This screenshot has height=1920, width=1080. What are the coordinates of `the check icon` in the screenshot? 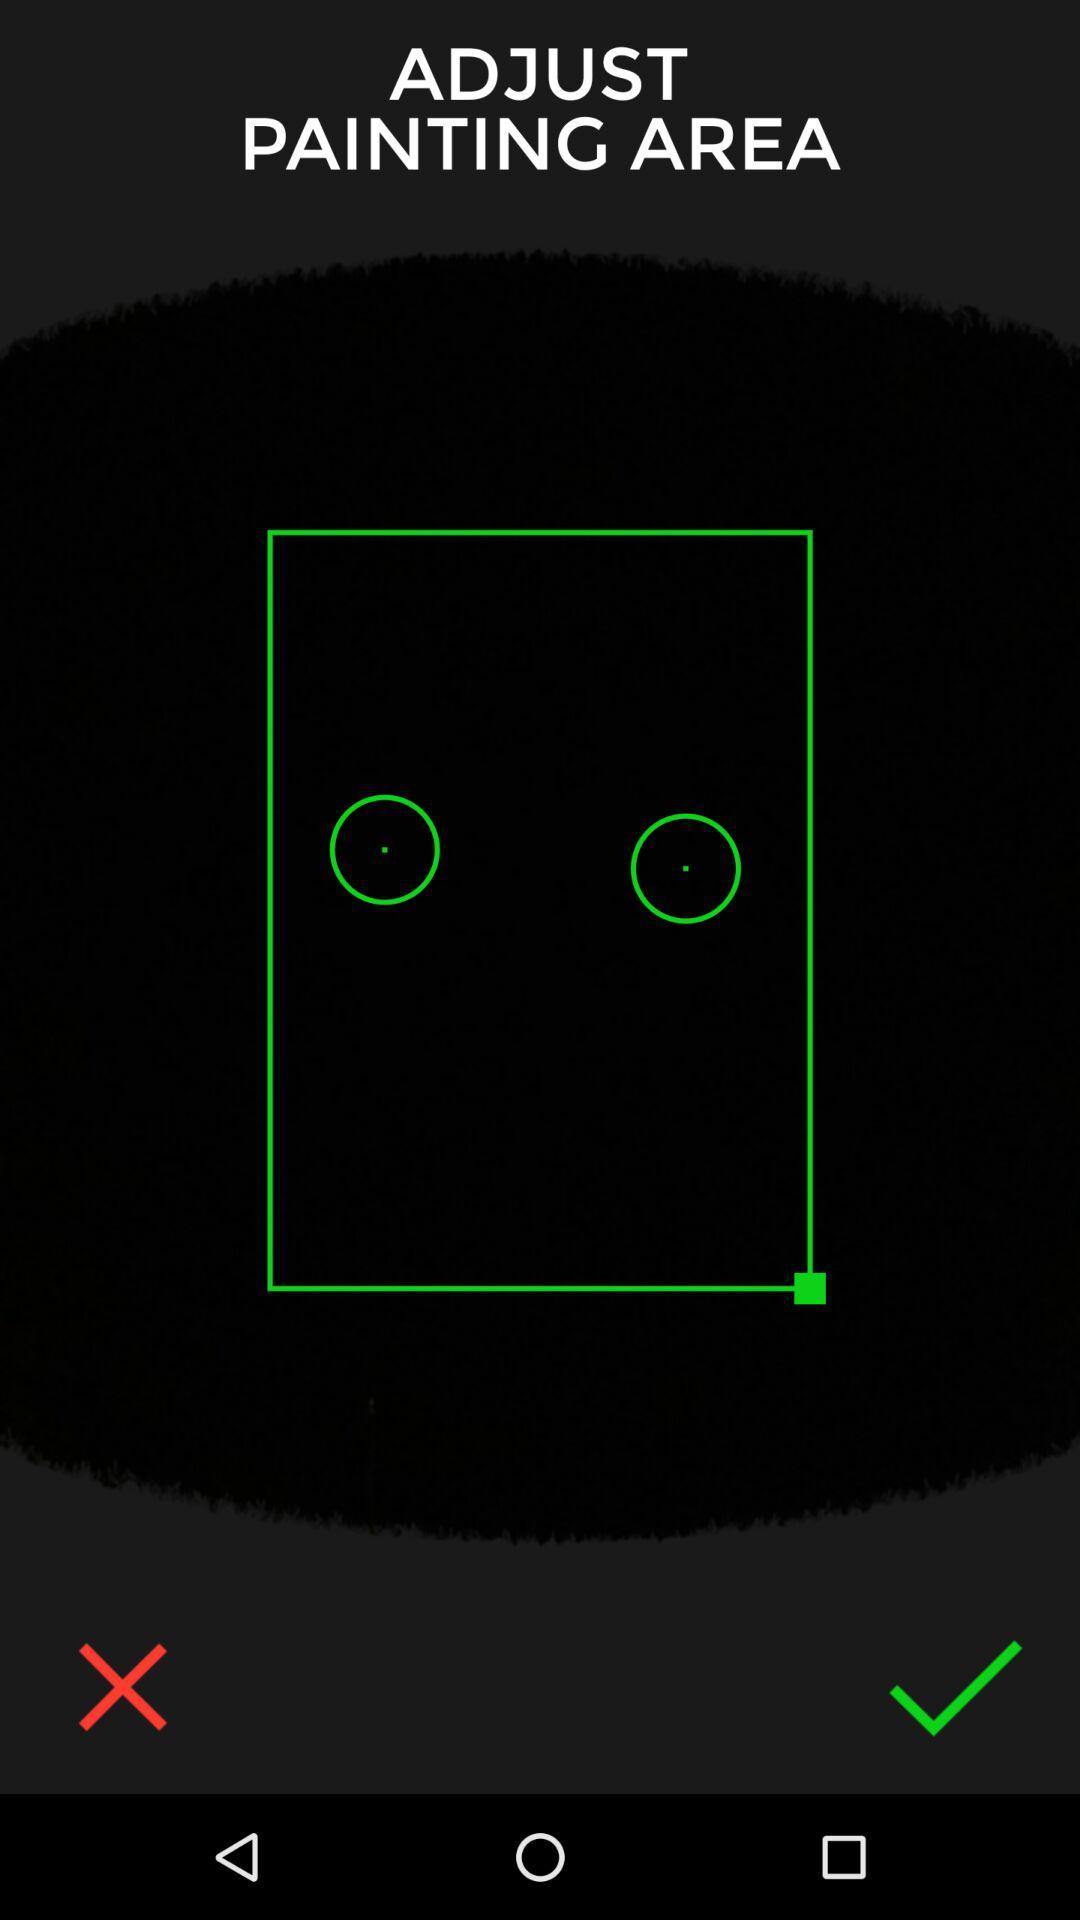 It's located at (954, 1688).